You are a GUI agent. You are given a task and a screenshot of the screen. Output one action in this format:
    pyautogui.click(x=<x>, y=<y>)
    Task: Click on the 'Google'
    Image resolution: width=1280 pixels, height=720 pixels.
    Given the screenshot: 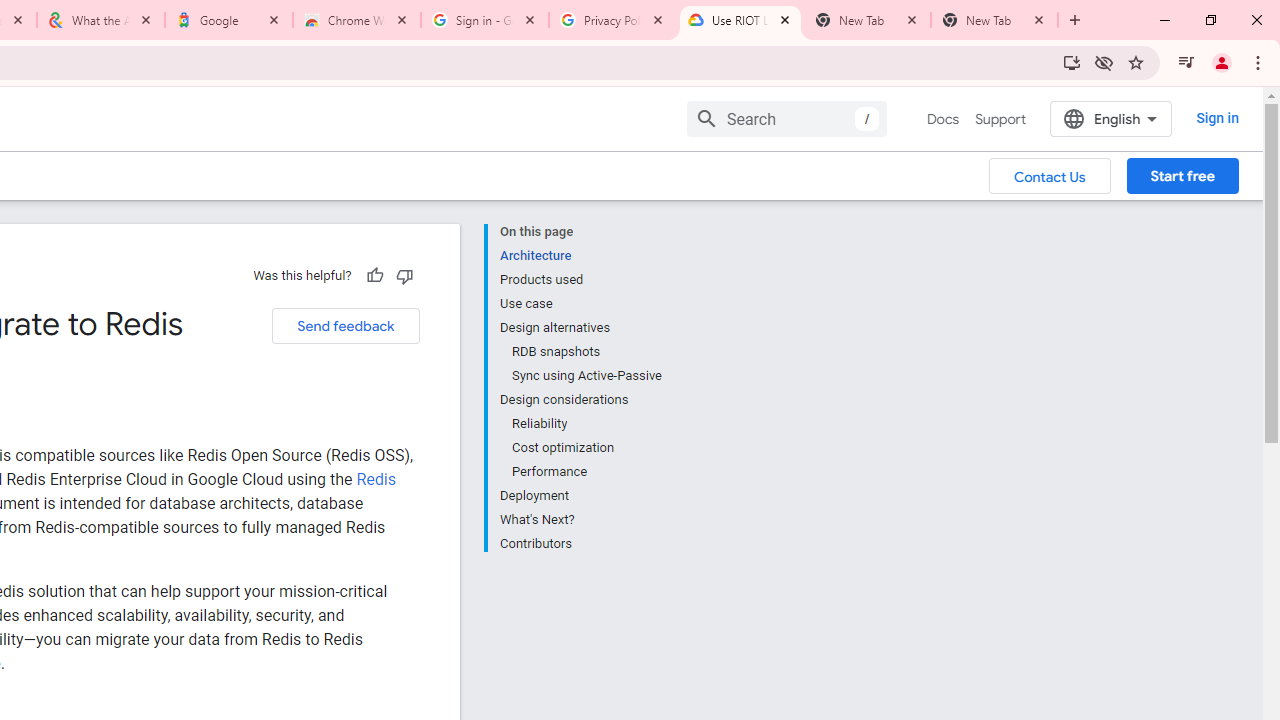 What is the action you would take?
    pyautogui.click(x=229, y=20)
    